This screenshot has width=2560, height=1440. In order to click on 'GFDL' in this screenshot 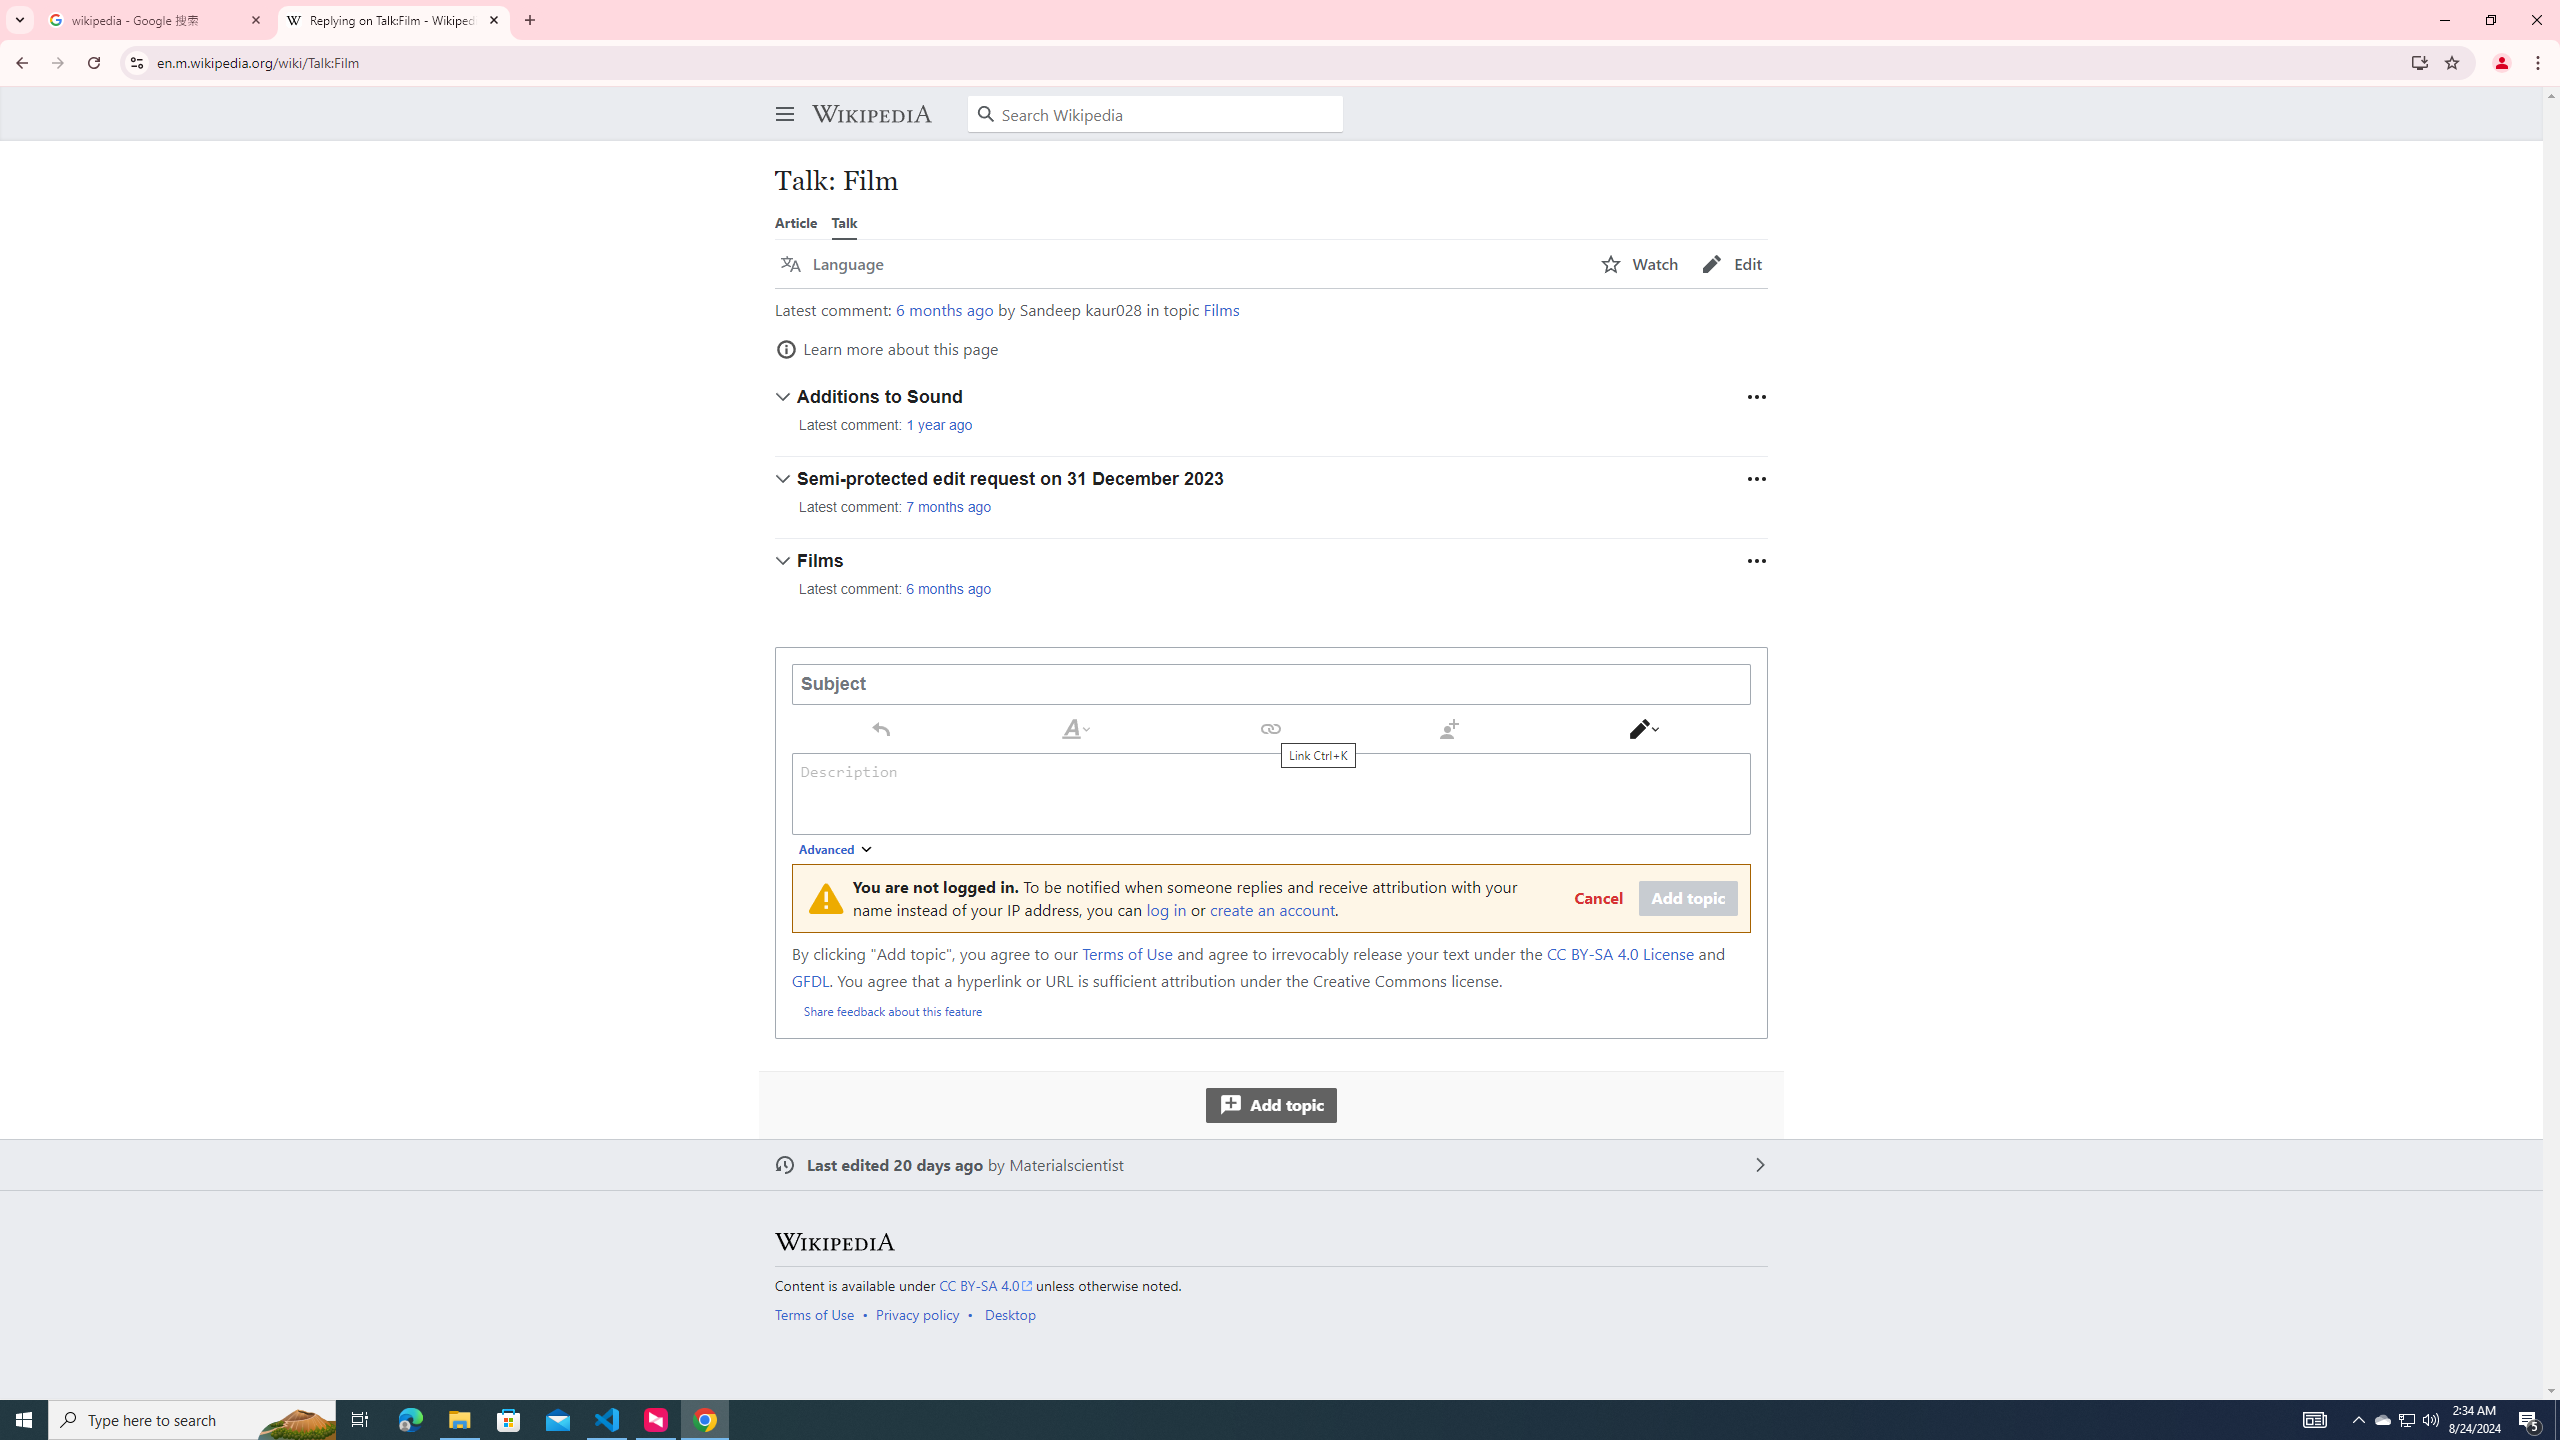, I will do `click(810, 978)`.